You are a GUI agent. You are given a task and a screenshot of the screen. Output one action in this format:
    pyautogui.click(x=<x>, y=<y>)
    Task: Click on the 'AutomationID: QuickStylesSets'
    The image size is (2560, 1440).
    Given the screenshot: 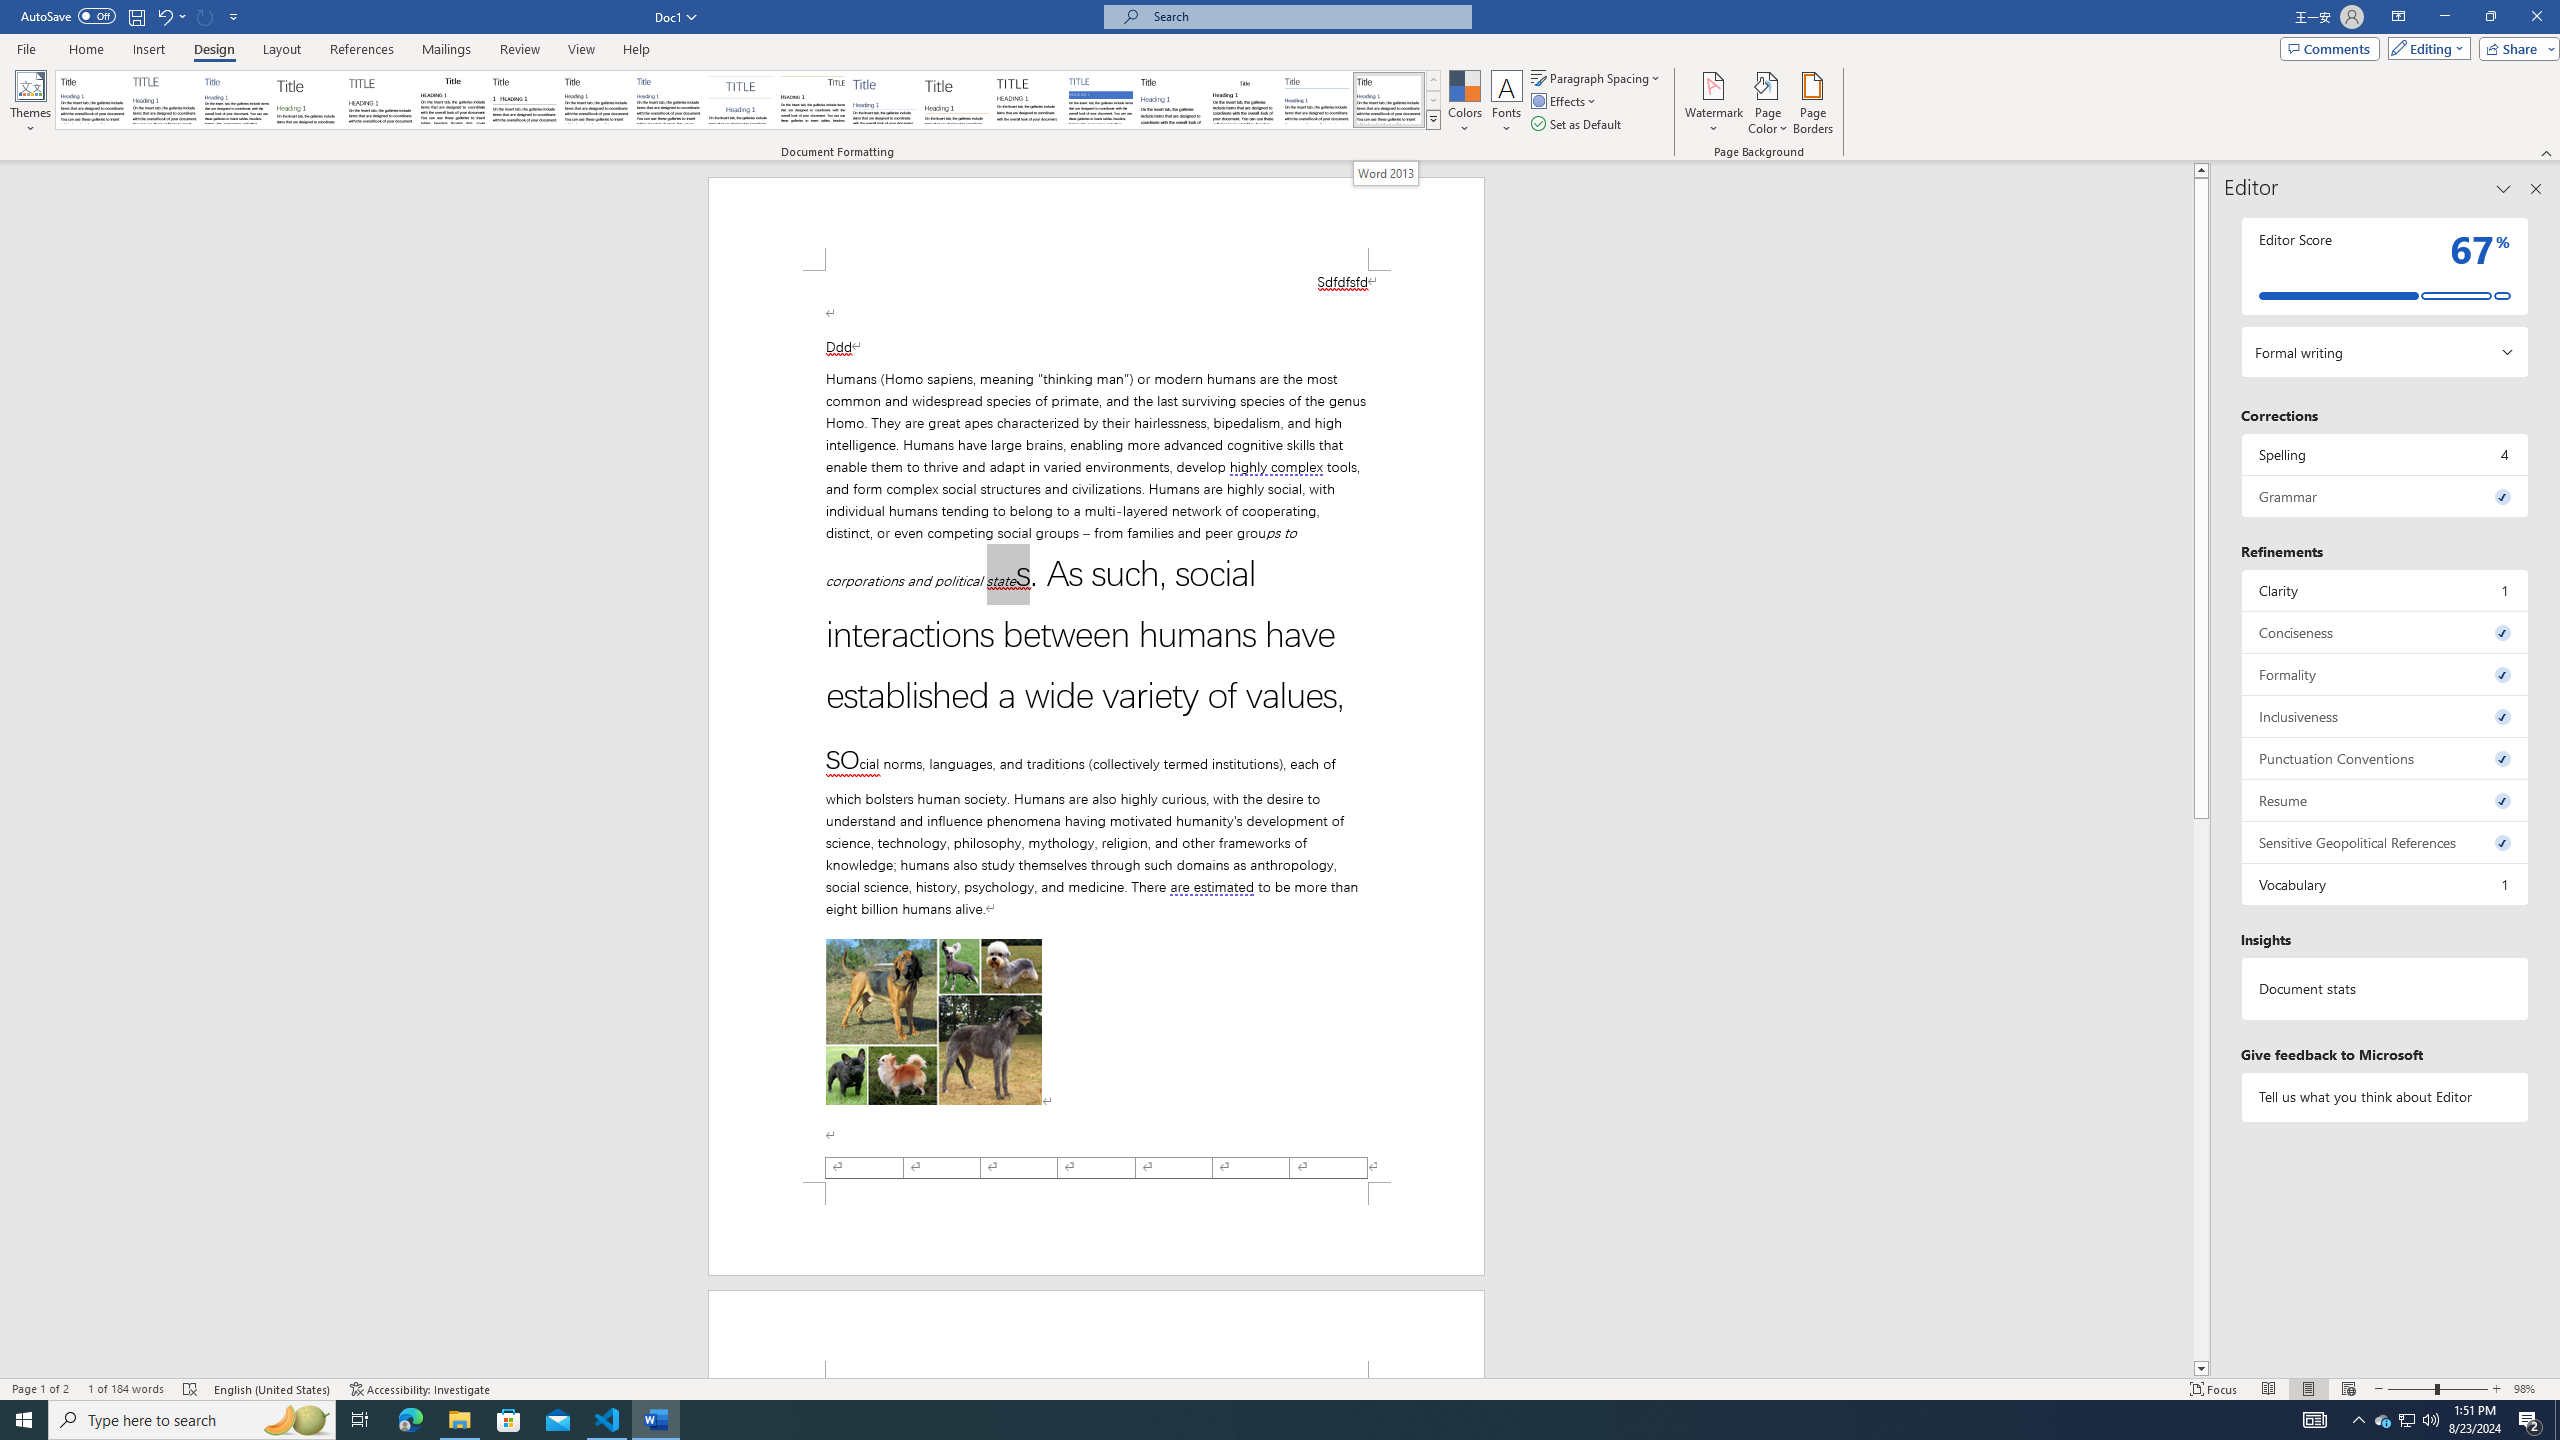 What is the action you would take?
    pyautogui.click(x=747, y=99)
    